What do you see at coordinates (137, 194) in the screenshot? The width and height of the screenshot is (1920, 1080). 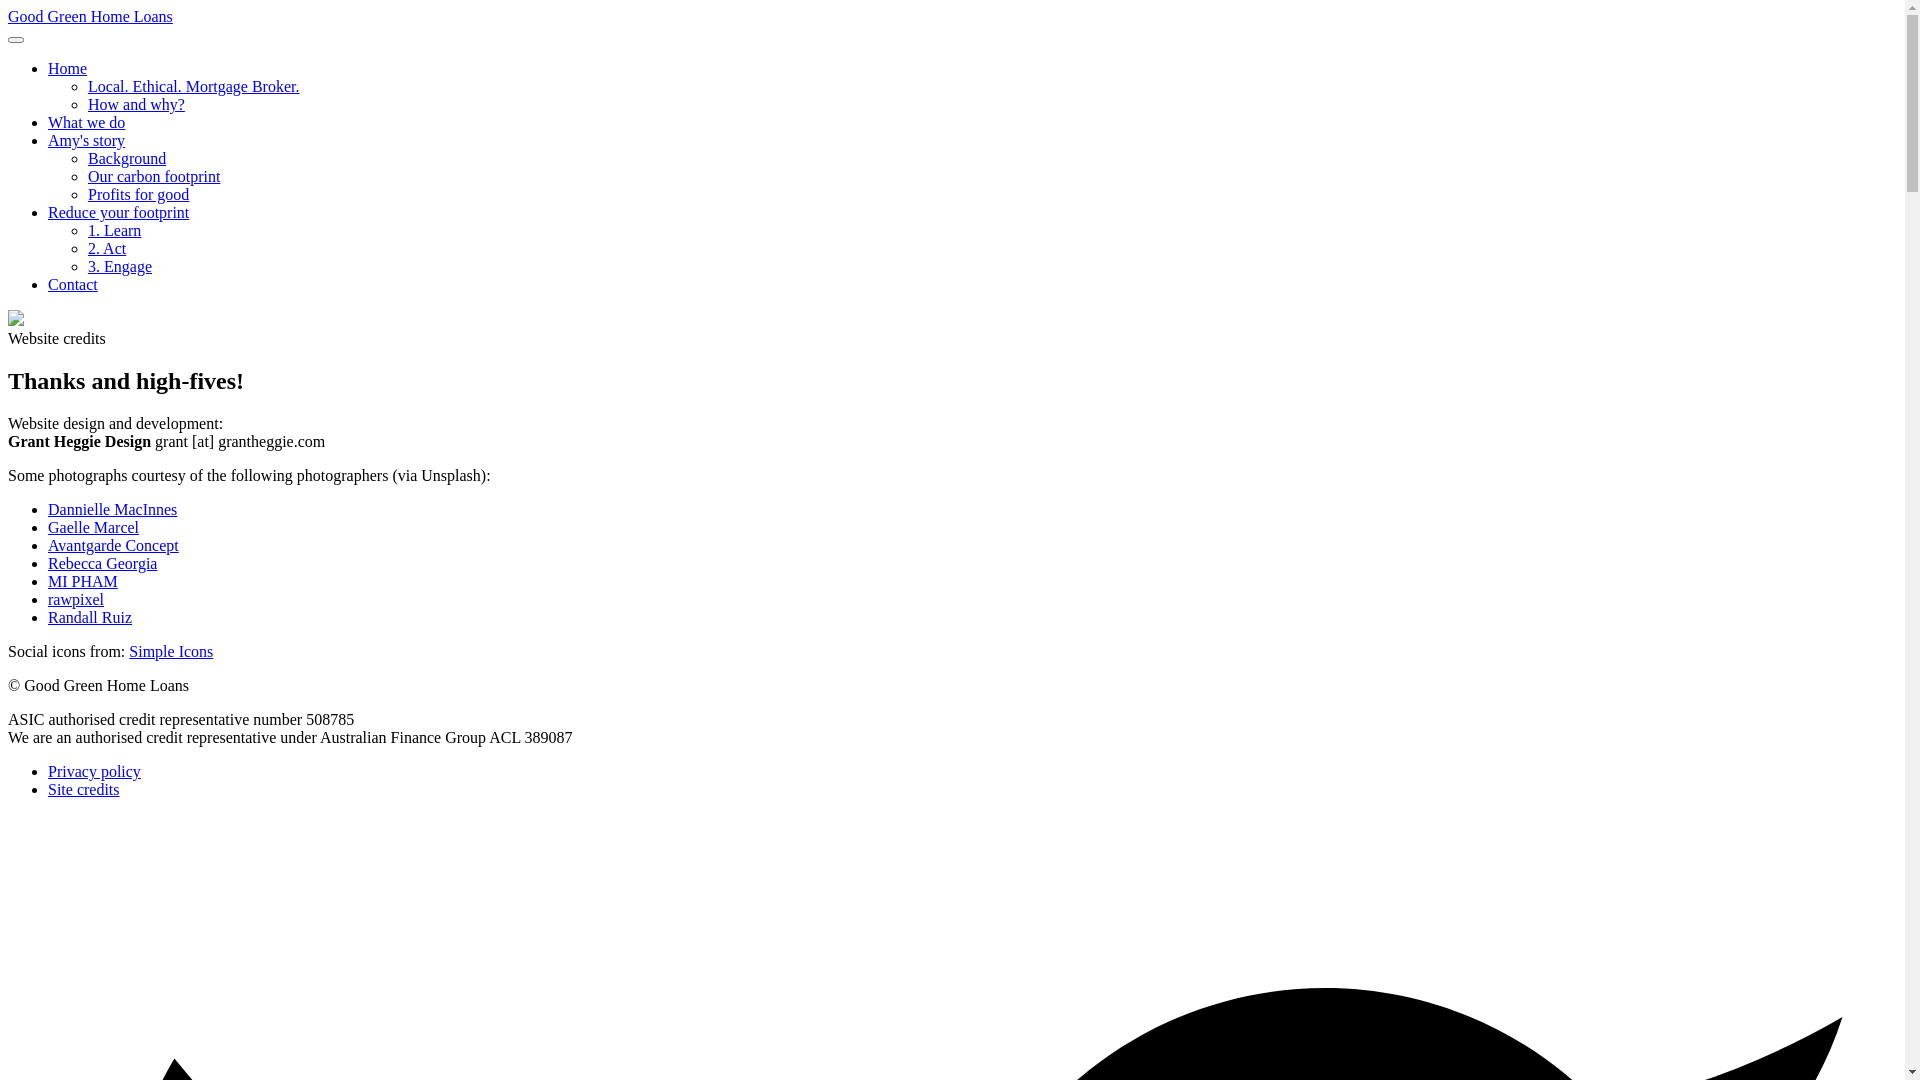 I see `'Profits for good'` at bounding box center [137, 194].